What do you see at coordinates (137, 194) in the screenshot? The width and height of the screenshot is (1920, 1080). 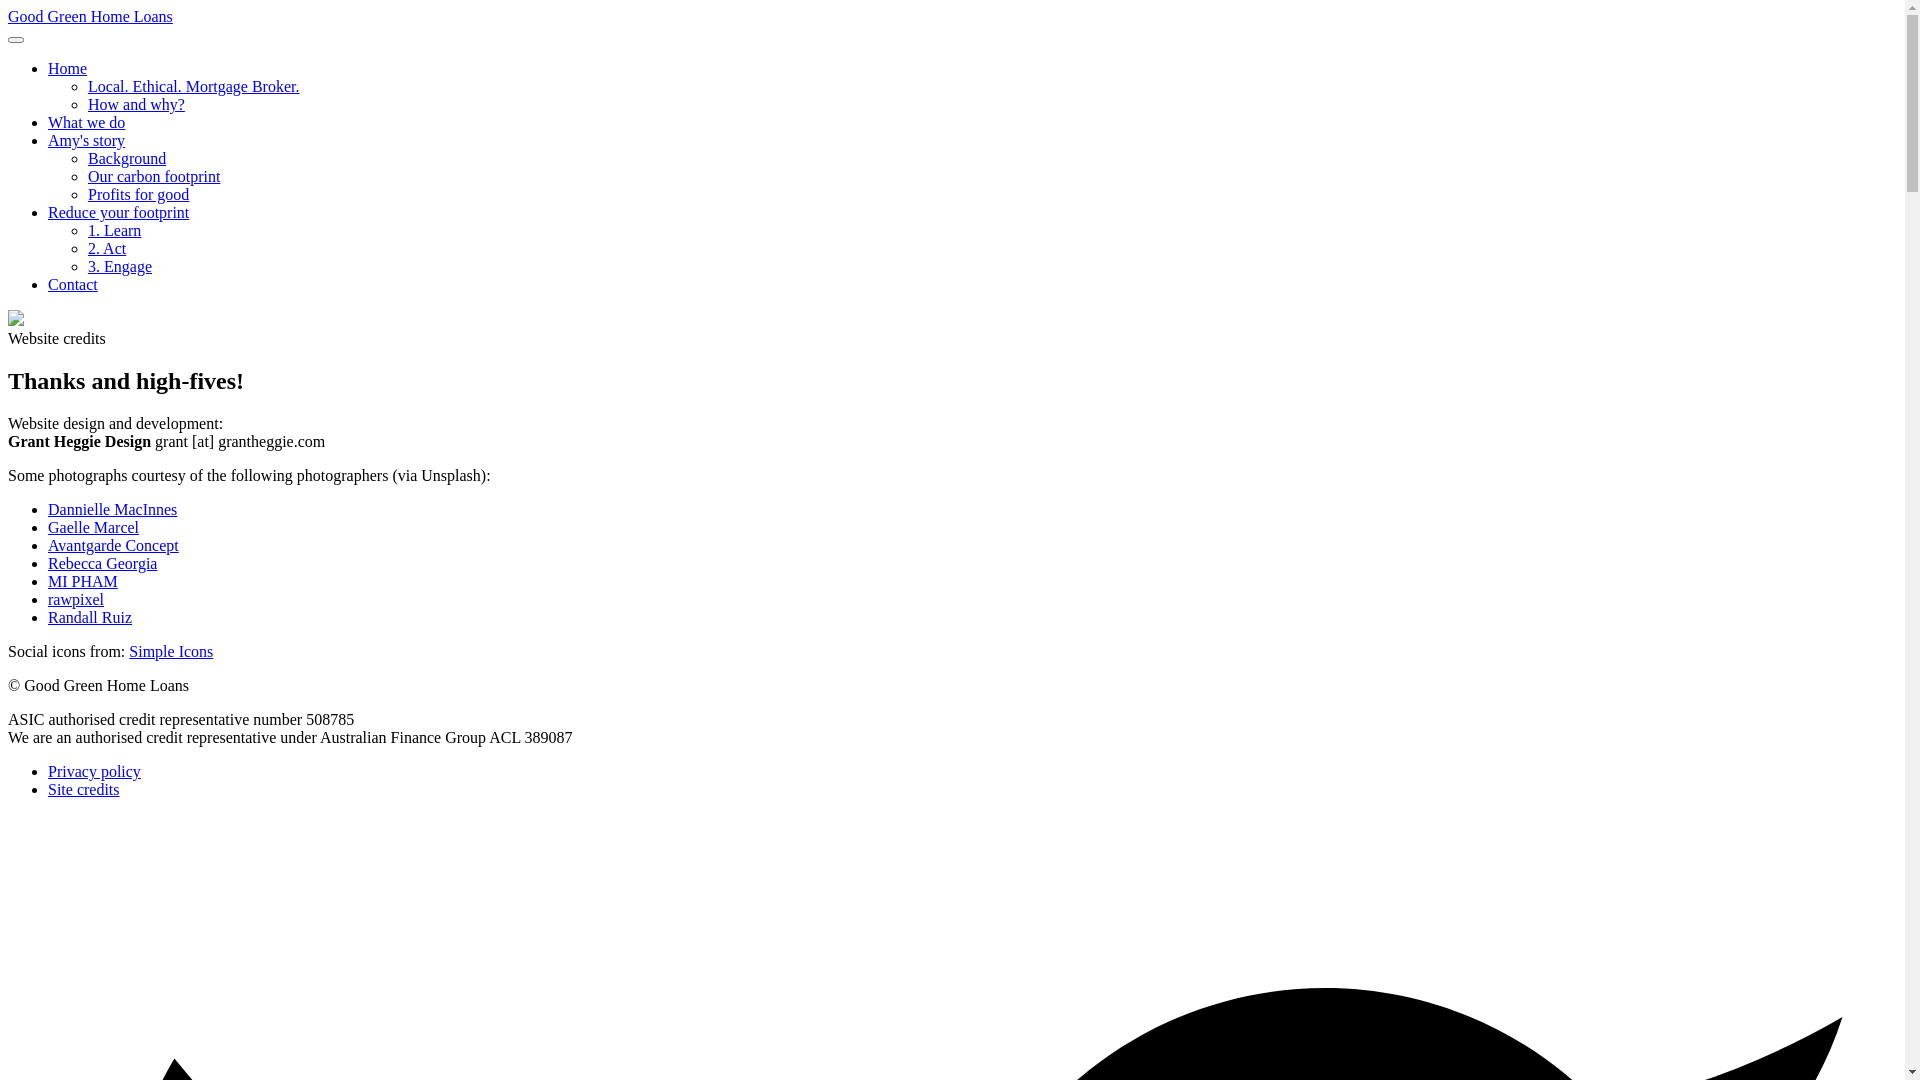 I see `'Profits for good'` at bounding box center [137, 194].